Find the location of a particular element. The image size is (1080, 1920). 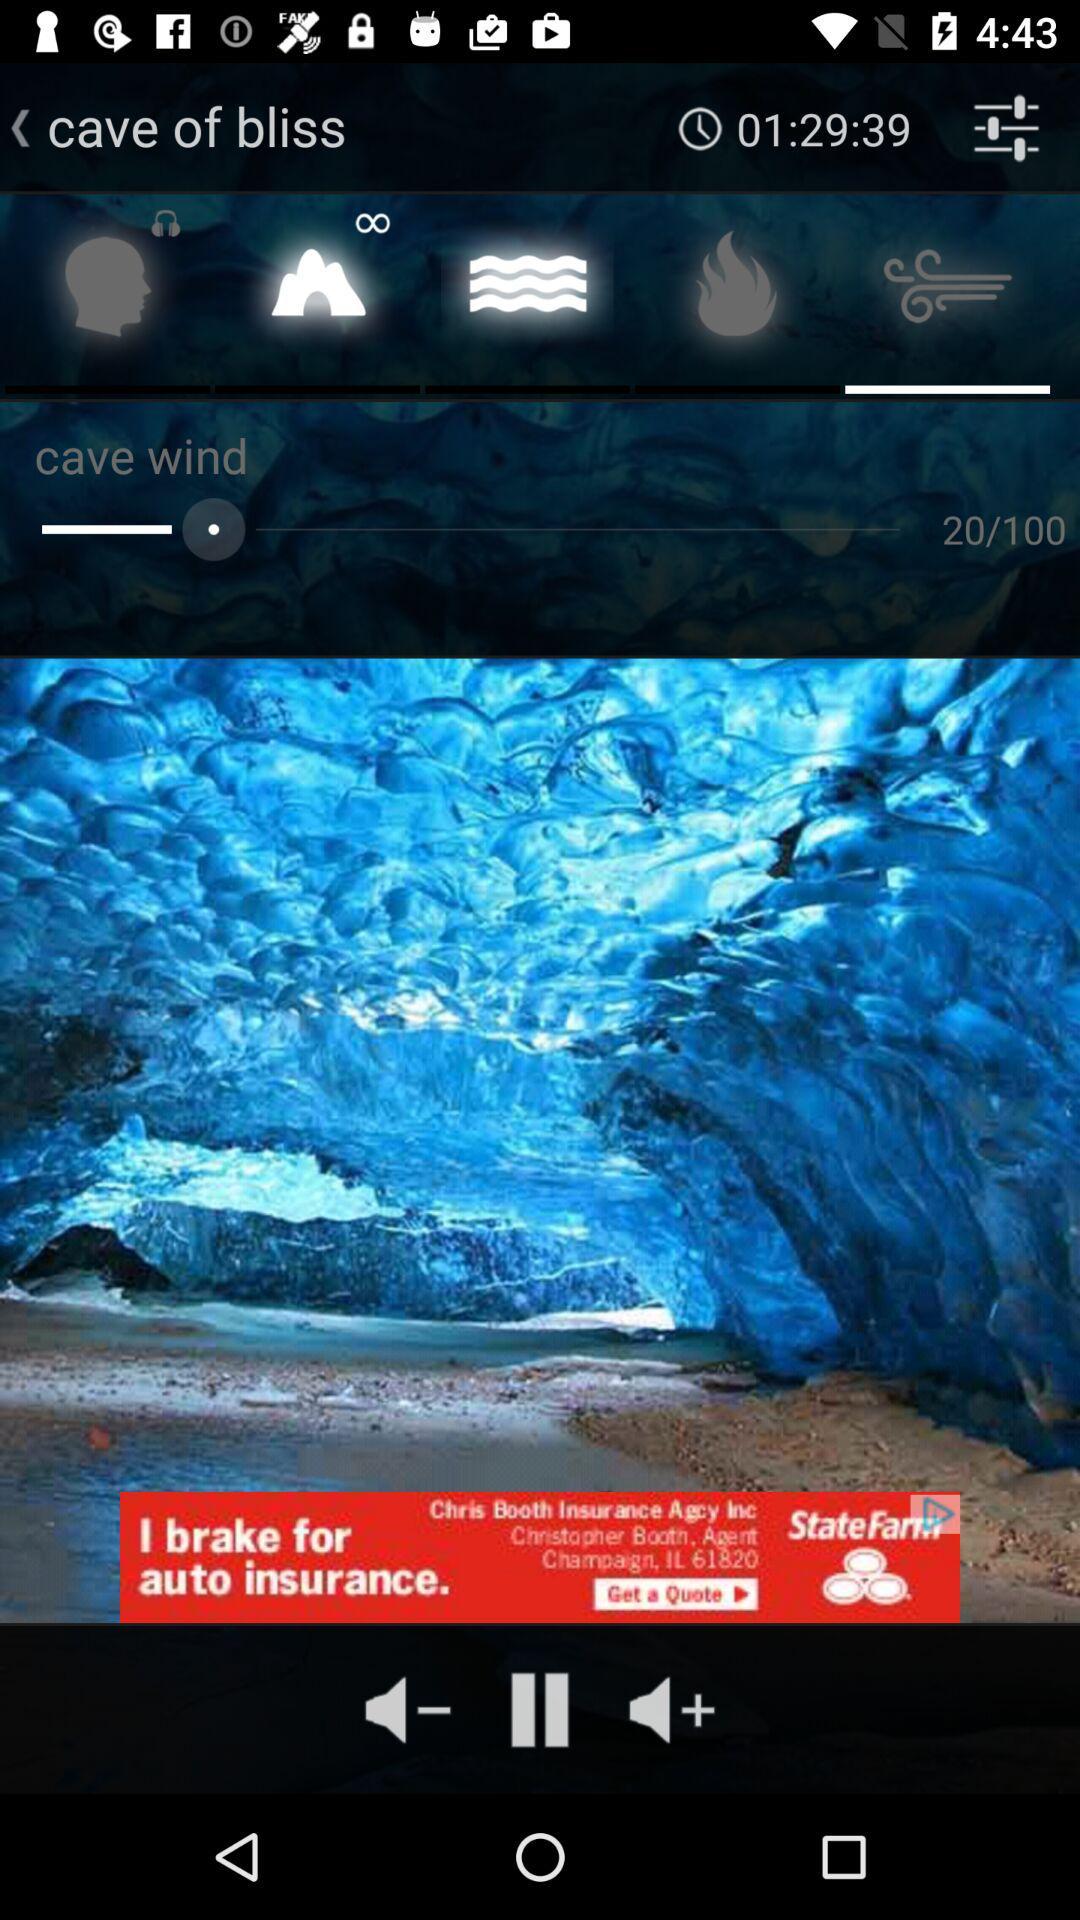

icon page is located at coordinates (316, 291).